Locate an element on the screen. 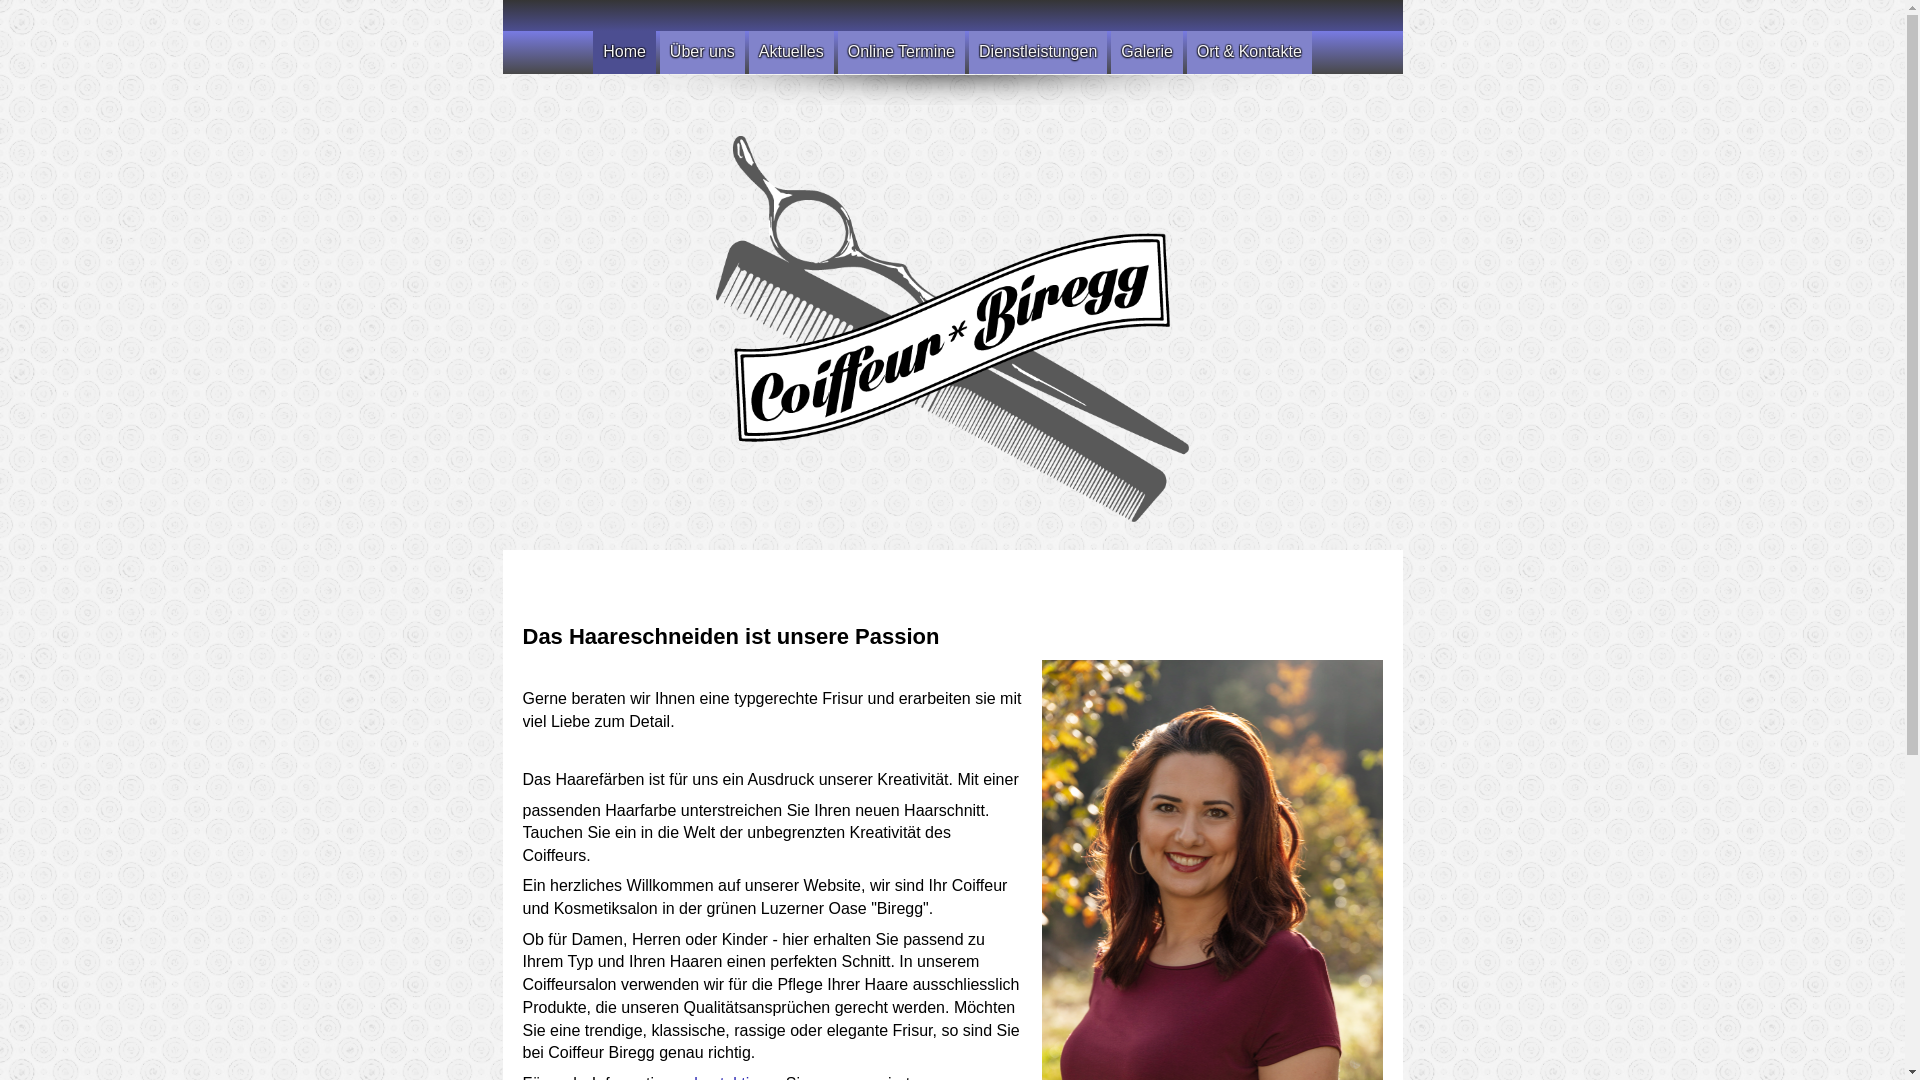 This screenshot has width=1920, height=1080. 'Ort & Kontakte' is located at coordinates (1248, 51).